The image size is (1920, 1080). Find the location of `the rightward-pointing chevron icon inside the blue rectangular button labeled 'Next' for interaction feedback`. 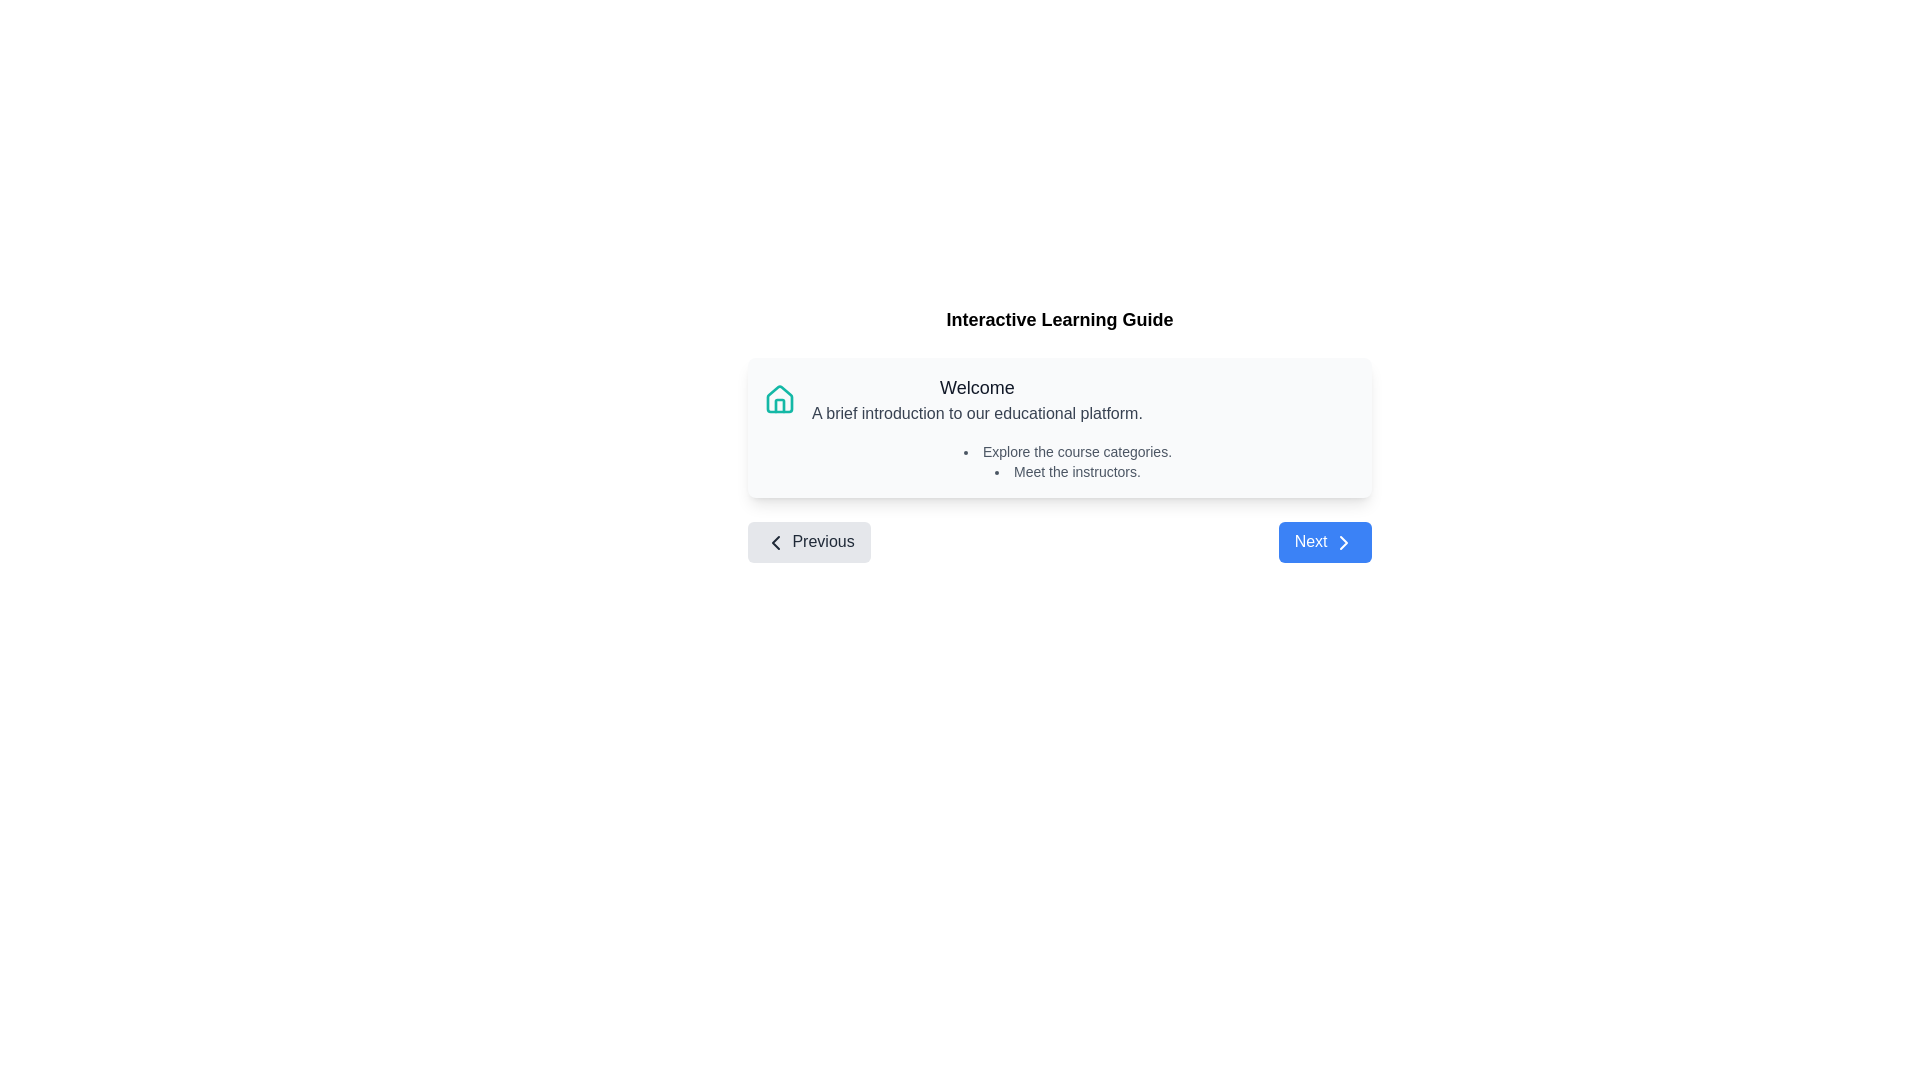

the rightward-pointing chevron icon inside the blue rectangular button labeled 'Next' for interaction feedback is located at coordinates (1344, 542).